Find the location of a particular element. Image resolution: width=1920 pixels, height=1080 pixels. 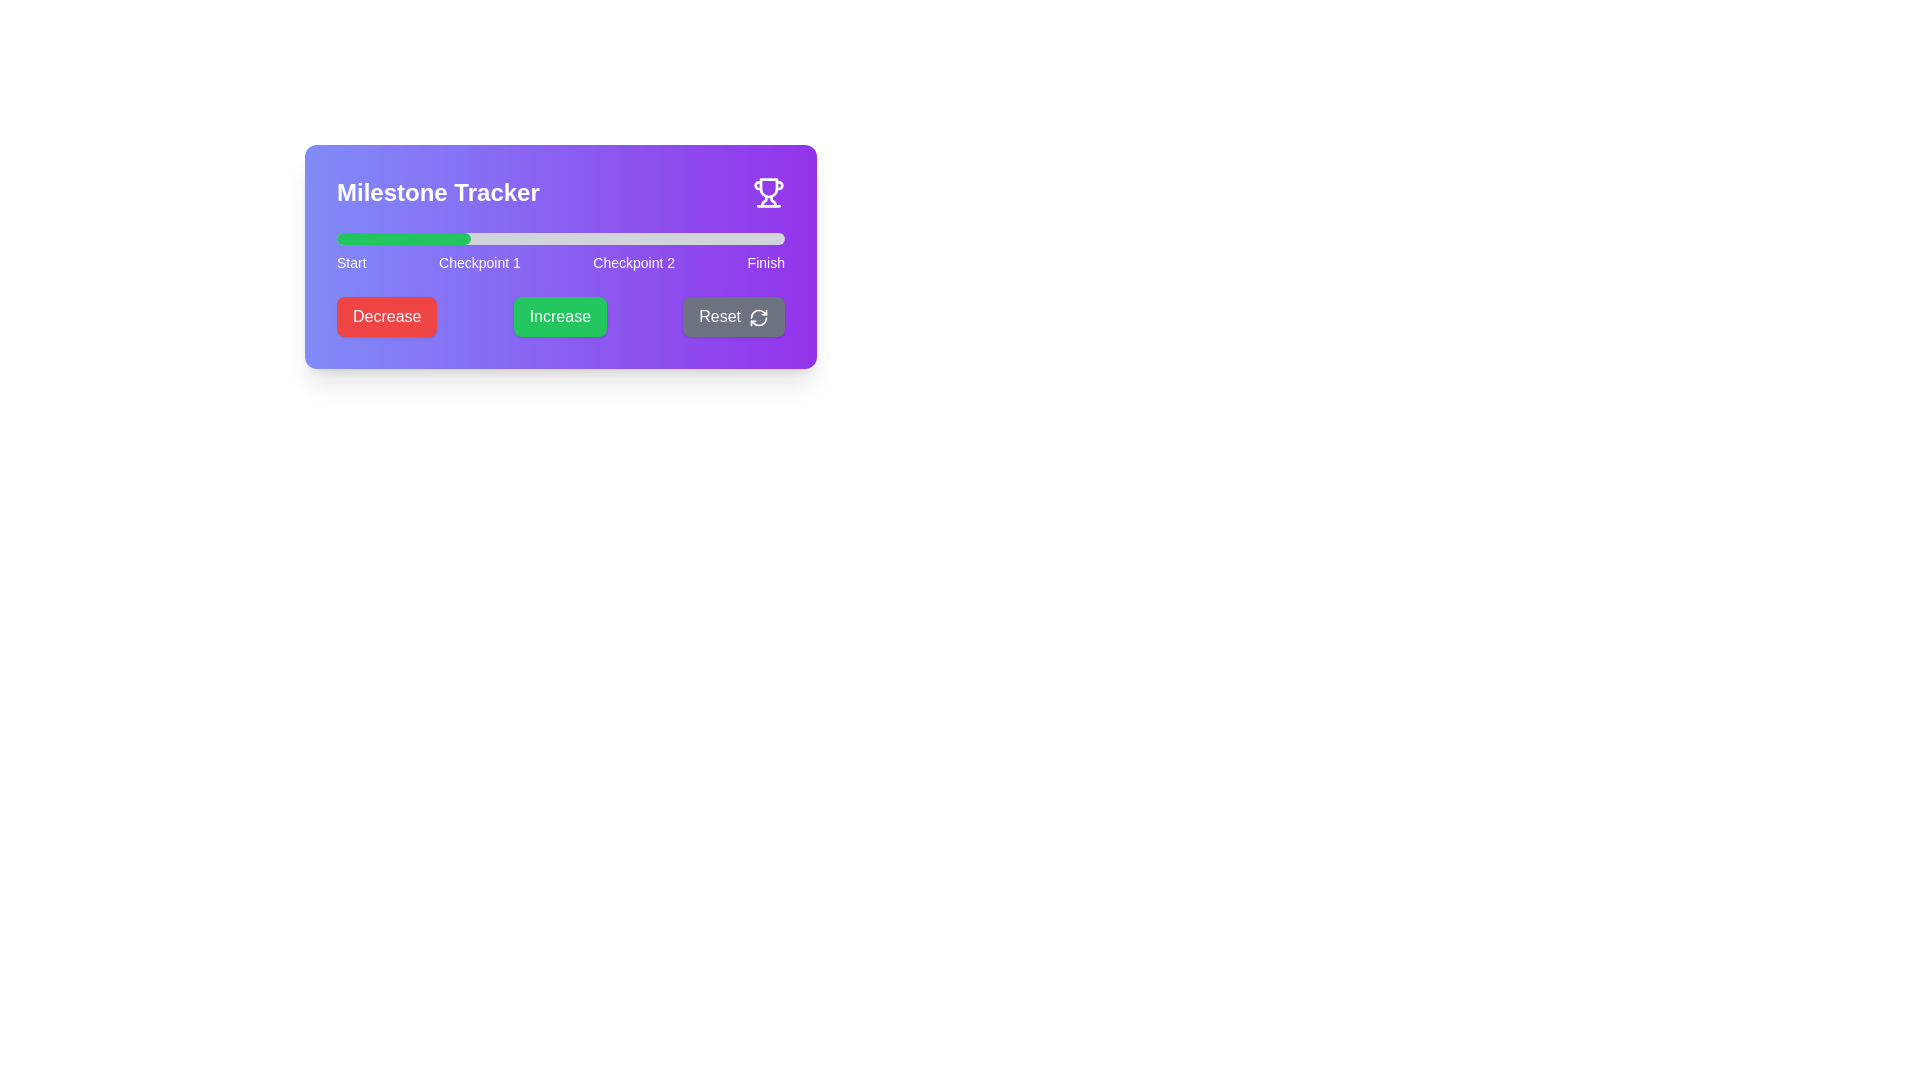

the horizontal progress bar with milestone indicators located centrally below the 'Milestone Tracker' title, which features markers for 'Start,' 'Checkpoint 1,' 'Checkpoint 2,' and 'Finish' is located at coordinates (560, 252).